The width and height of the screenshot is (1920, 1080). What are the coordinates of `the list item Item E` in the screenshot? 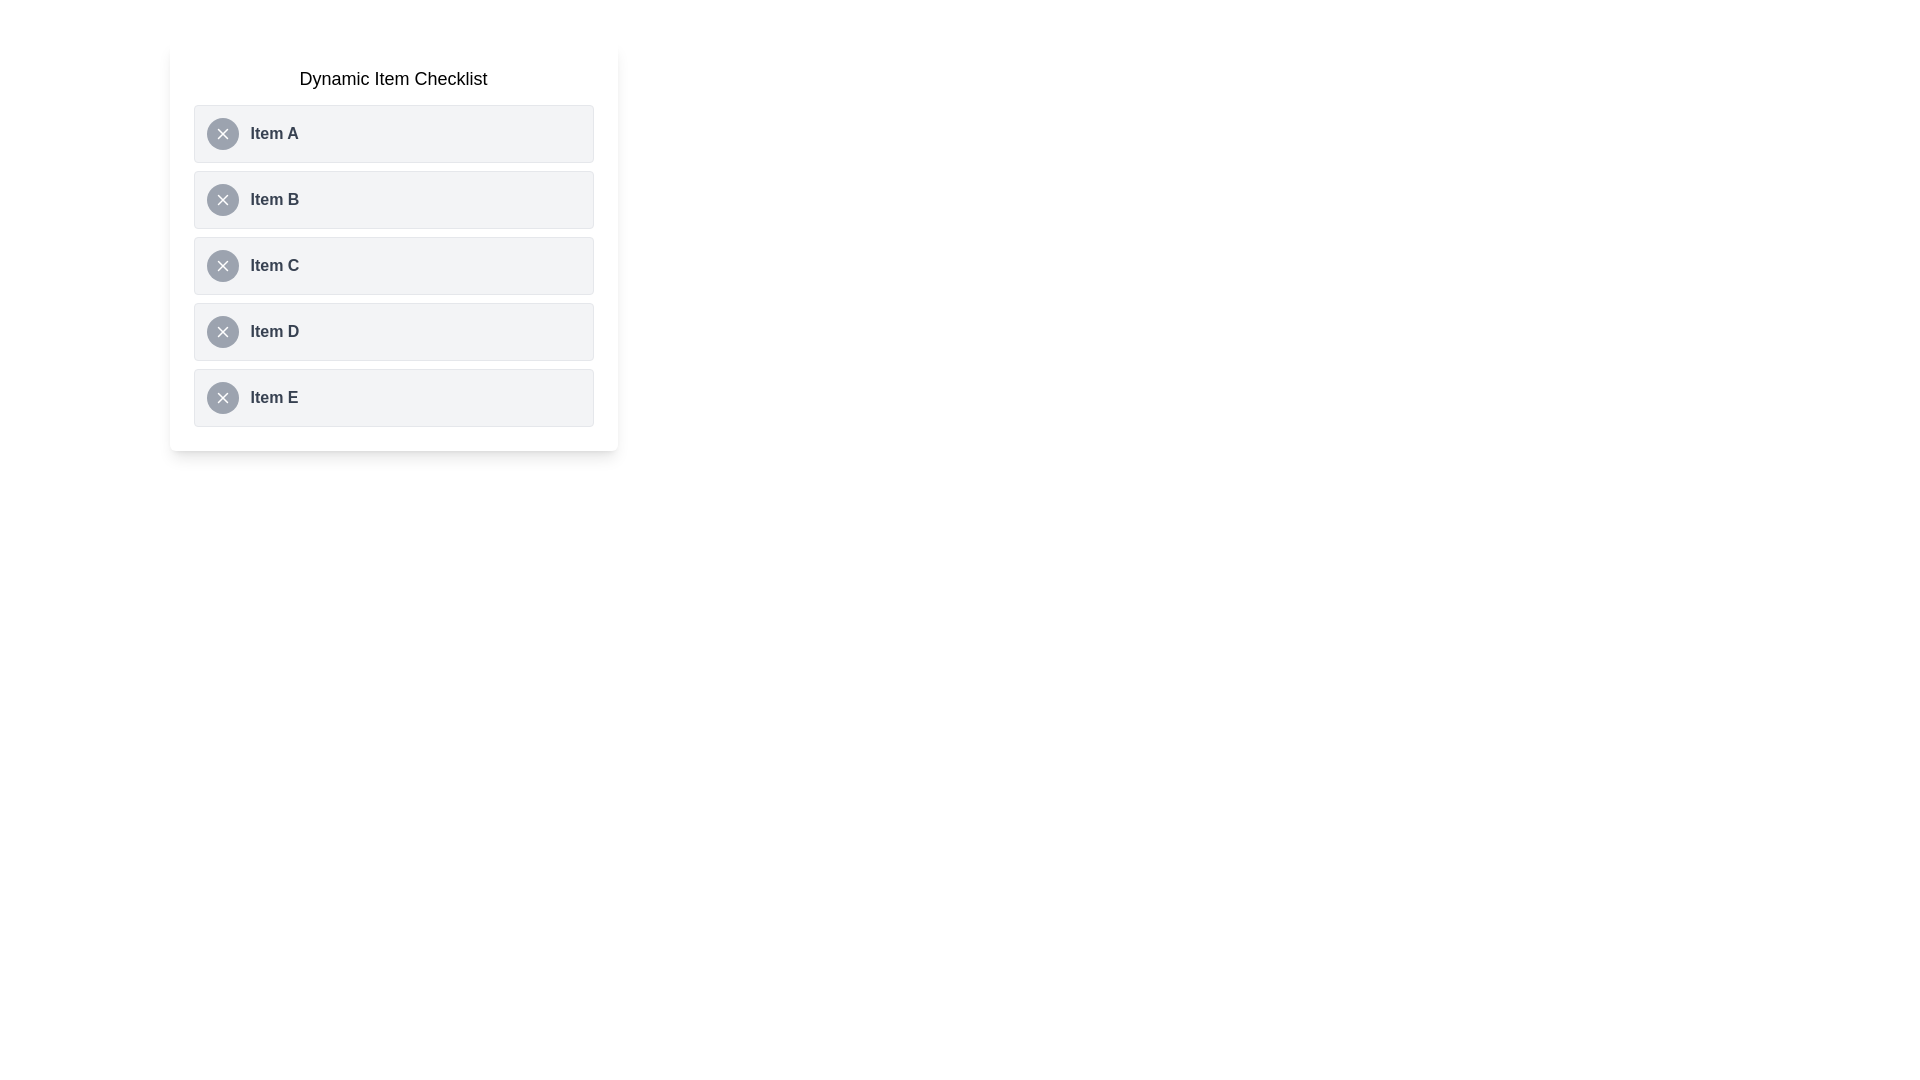 It's located at (393, 397).